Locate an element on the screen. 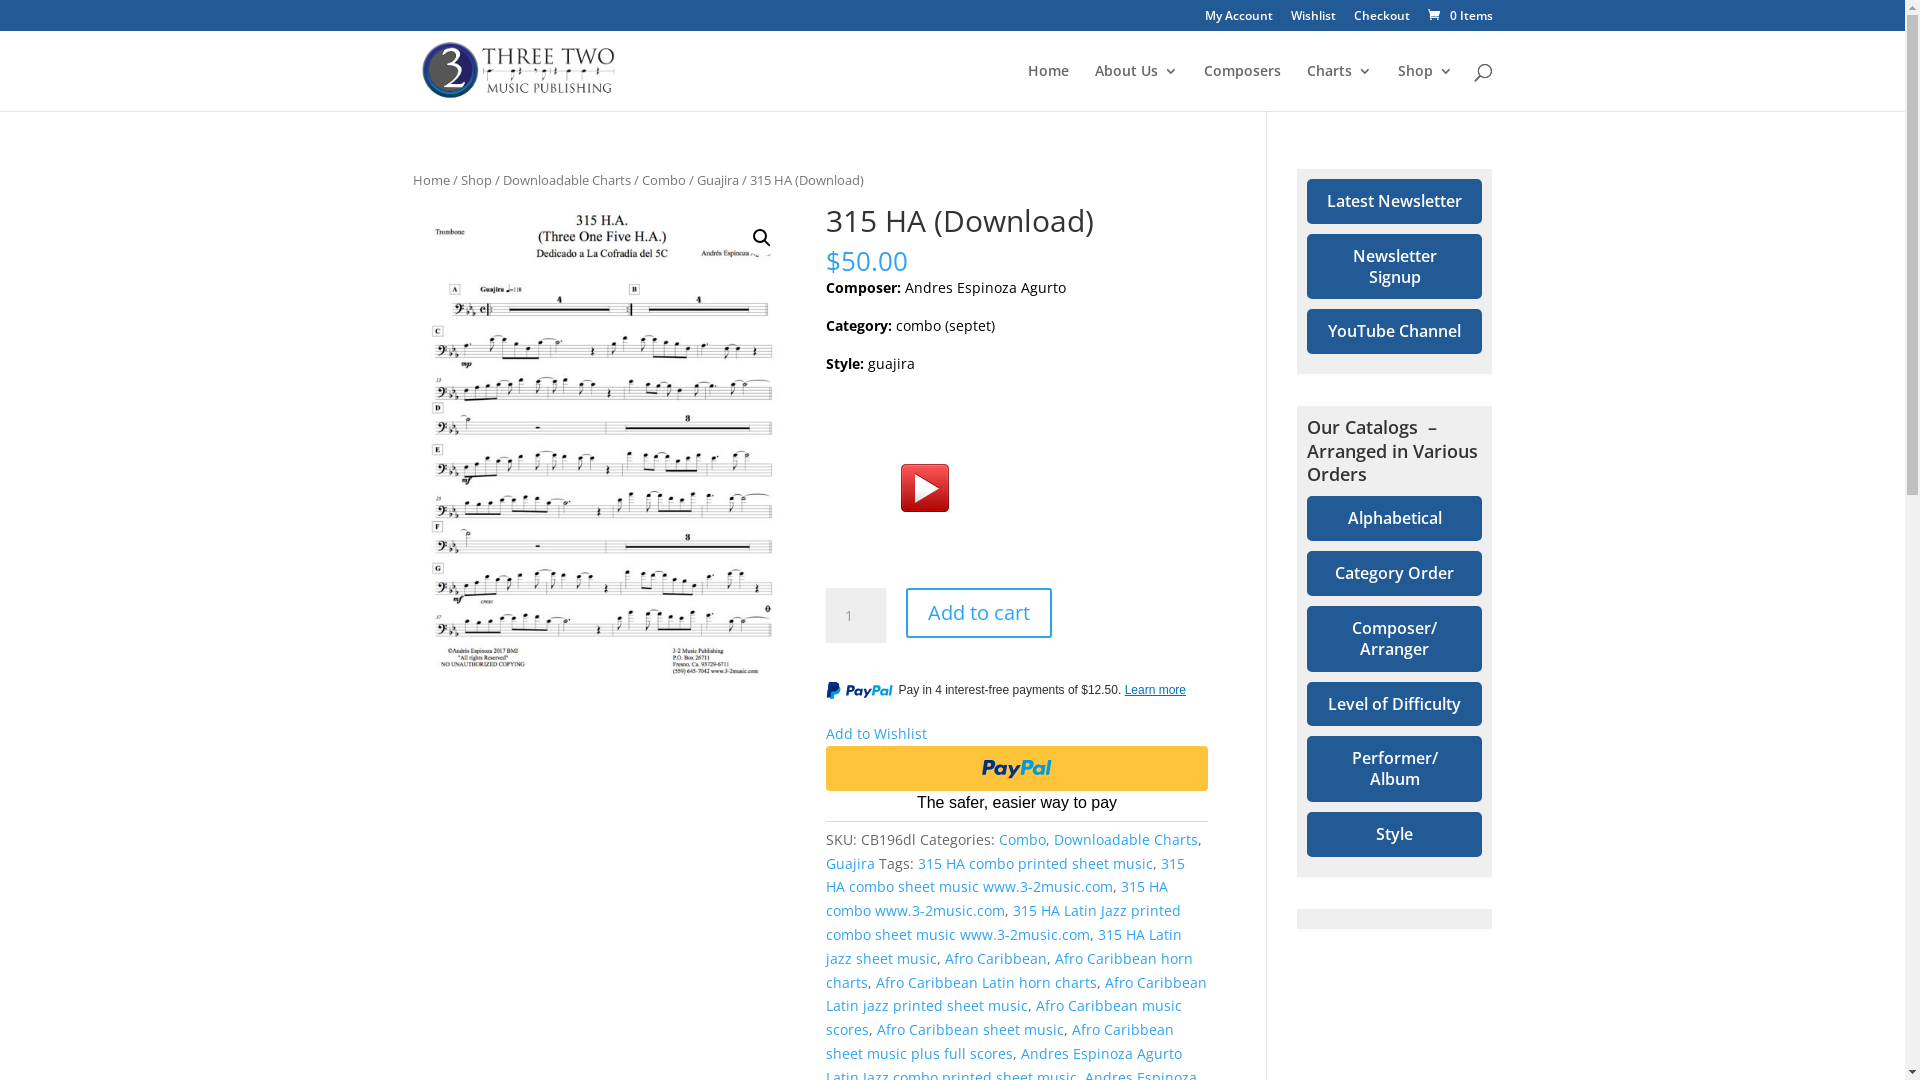  'Shop' is located at coordinates (474, 180).